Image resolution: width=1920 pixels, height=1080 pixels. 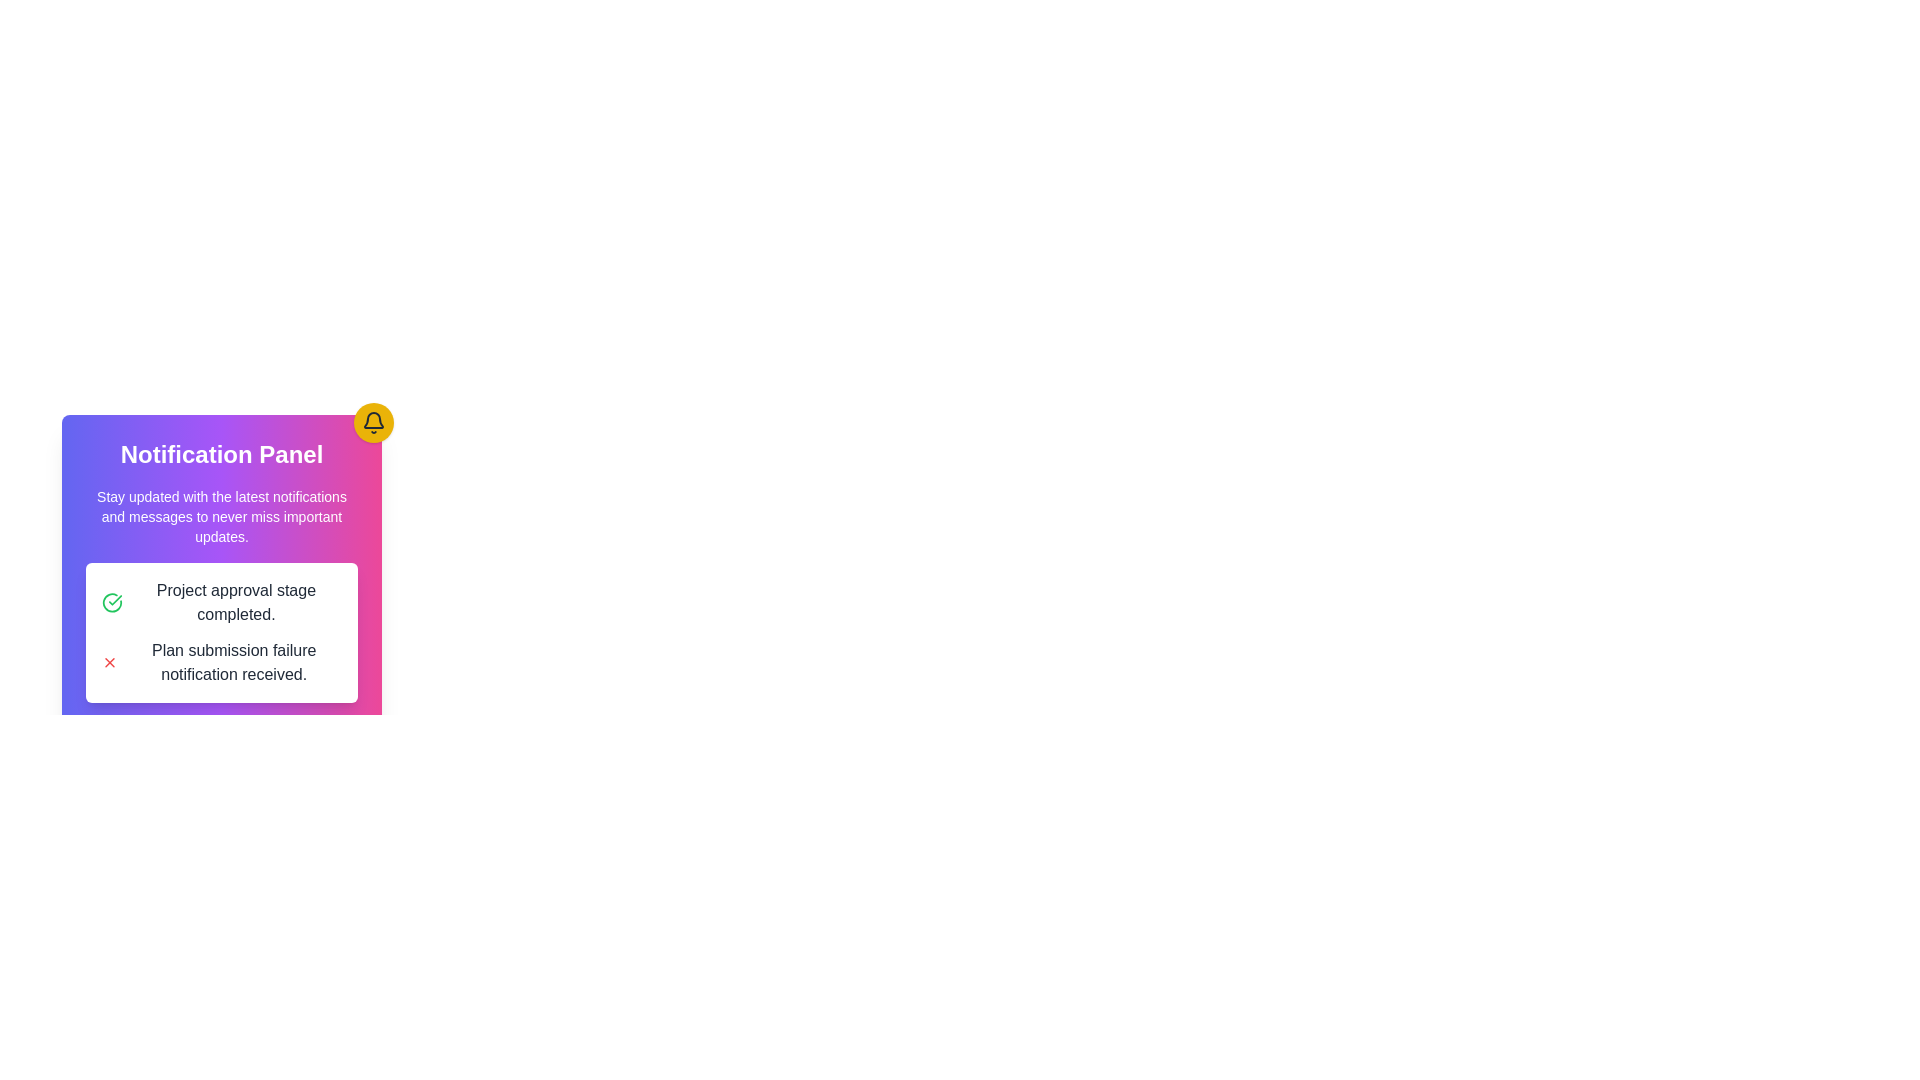 What do you see at coordinates (114, 599) in the screenshot?
I see `the icon representing the successful completion of the task, located to the left of the text 'Project approval stage completed.' in the notification panel` at bounding box center [114, 599].